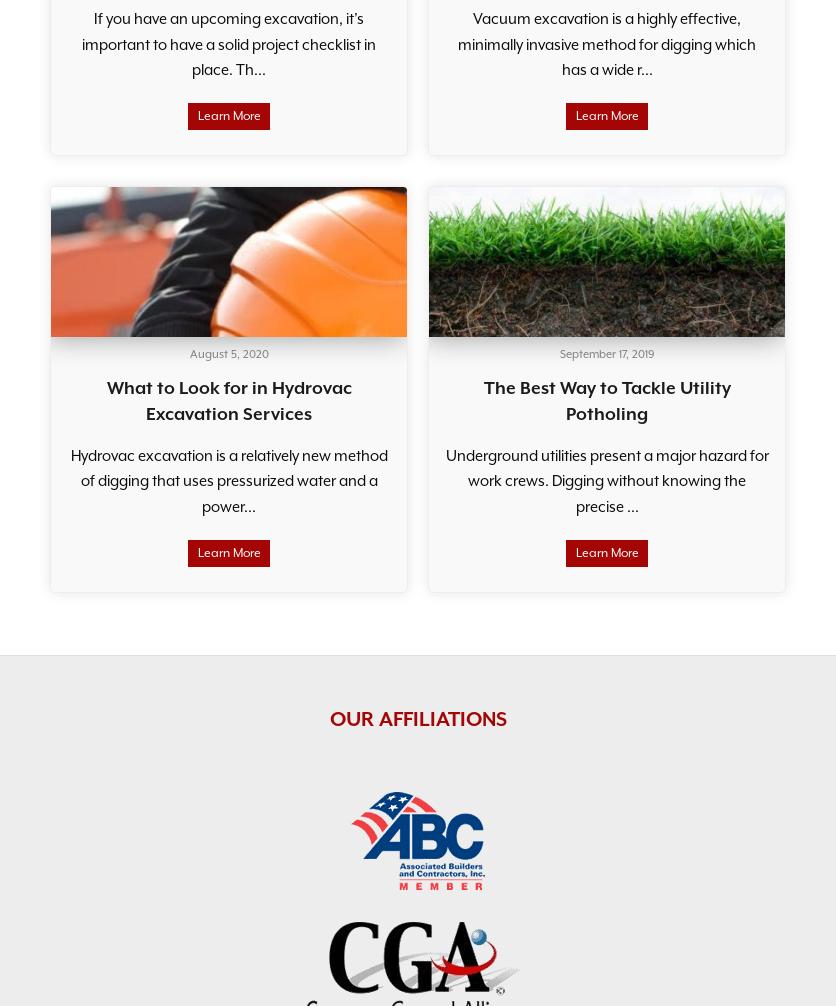 The image size is (836, 1006). What do you see at coordinates (605, 399) in the screenshot?
I see `'The Best Way to Tackle Utility Potholing'` at bounding box center [605, 399].